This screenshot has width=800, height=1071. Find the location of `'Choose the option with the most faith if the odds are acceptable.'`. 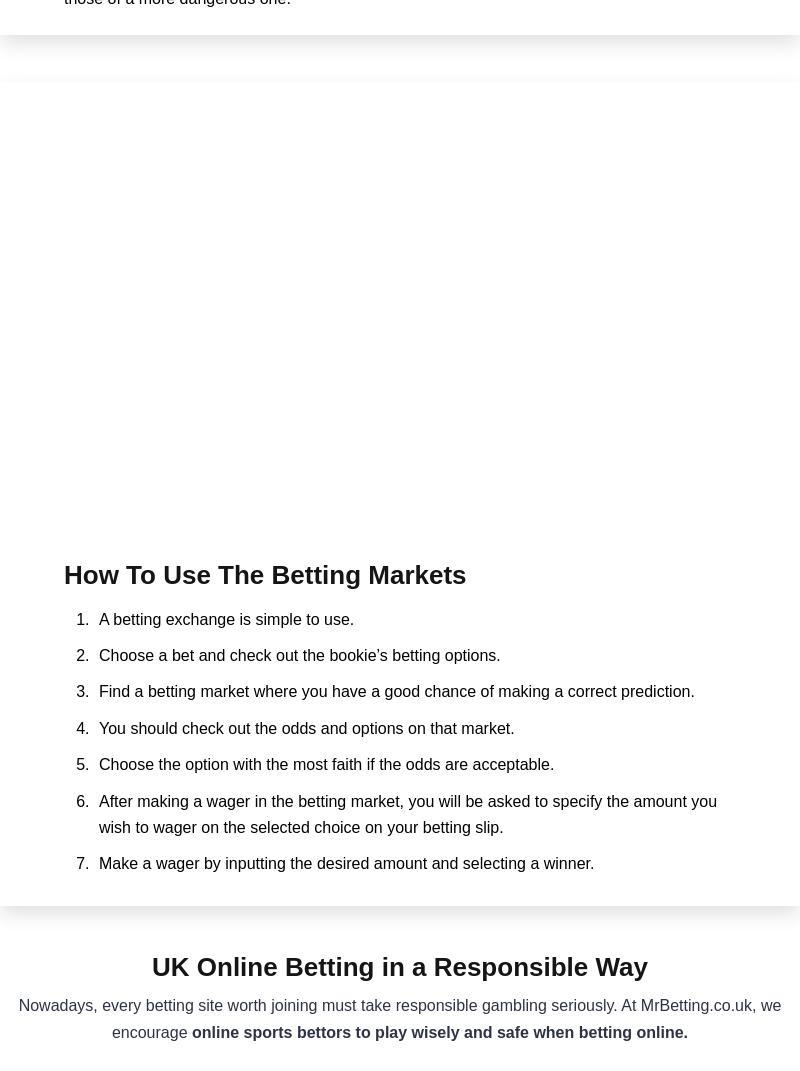

'Choose the option with the most faith if the odds are acceptable.' is located at coordinates (325, 764).